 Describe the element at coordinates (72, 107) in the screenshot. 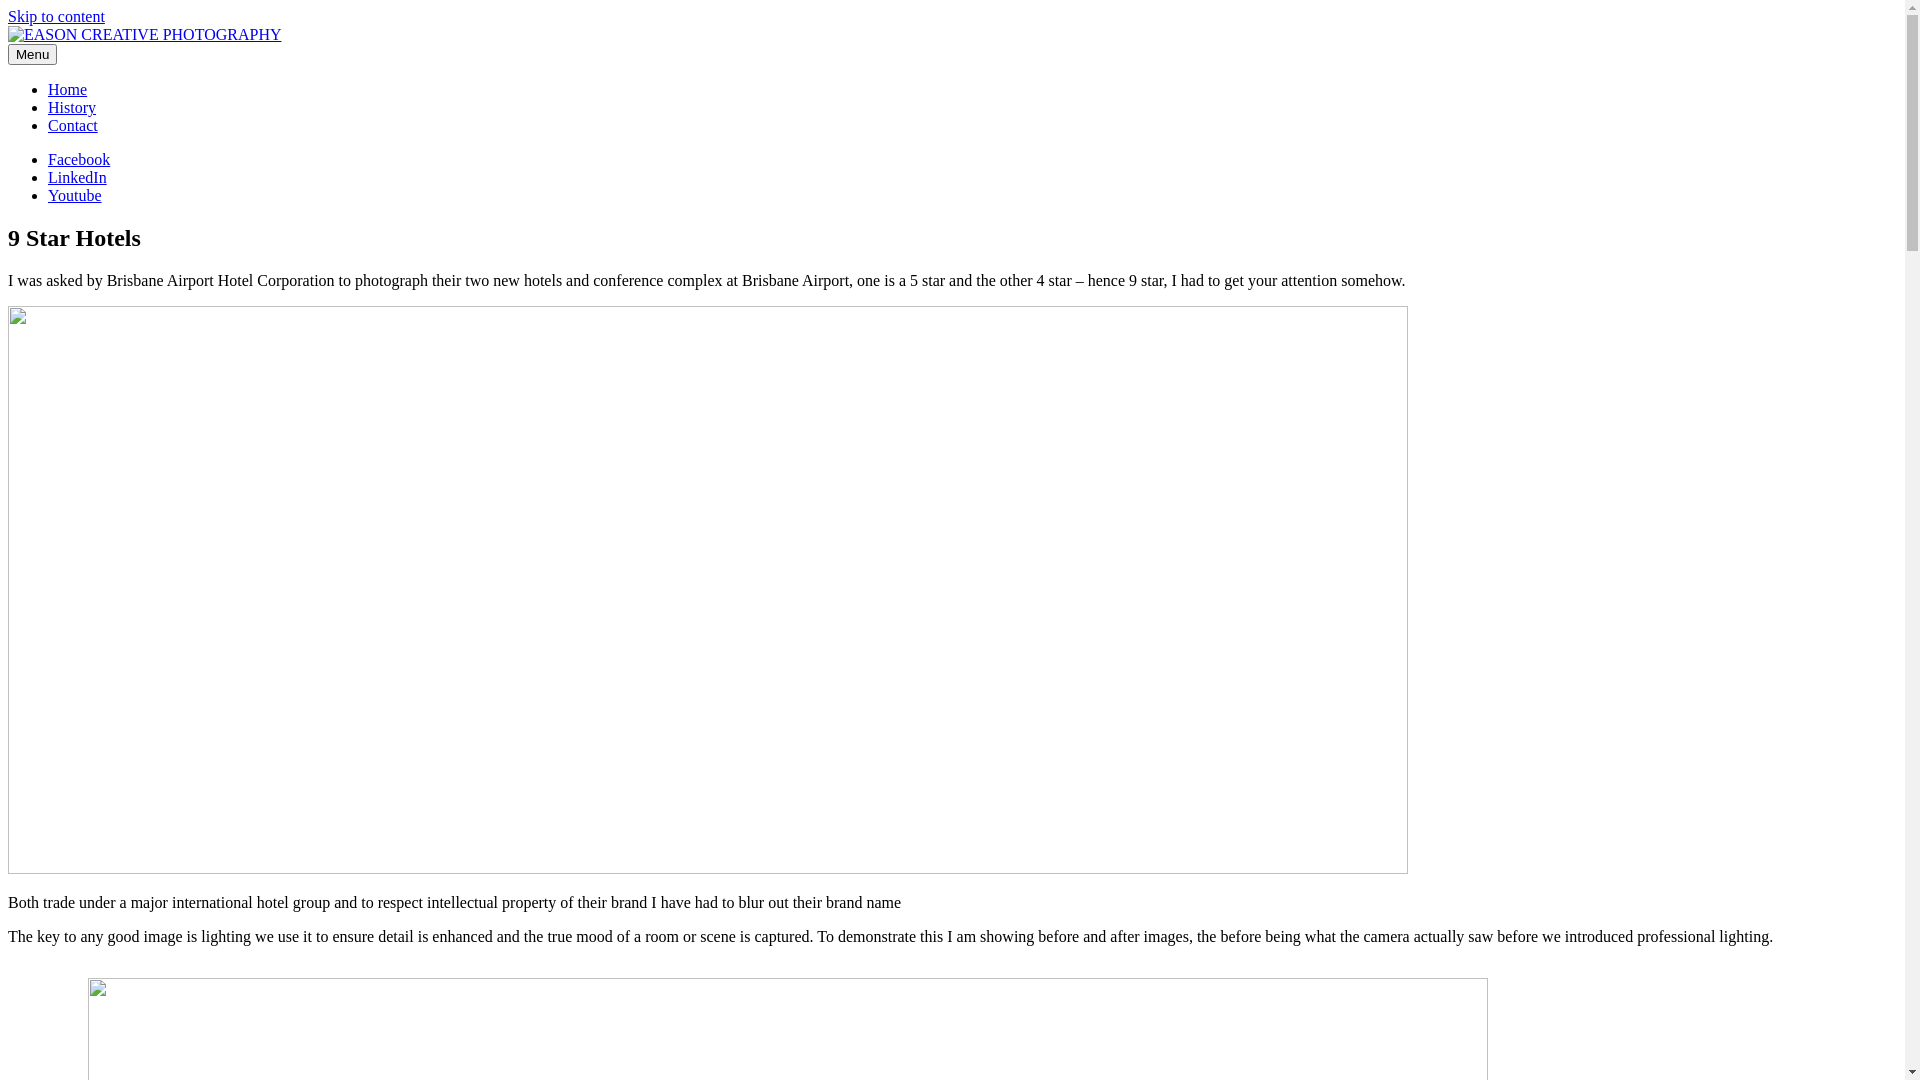

I see `'History'` at that location.